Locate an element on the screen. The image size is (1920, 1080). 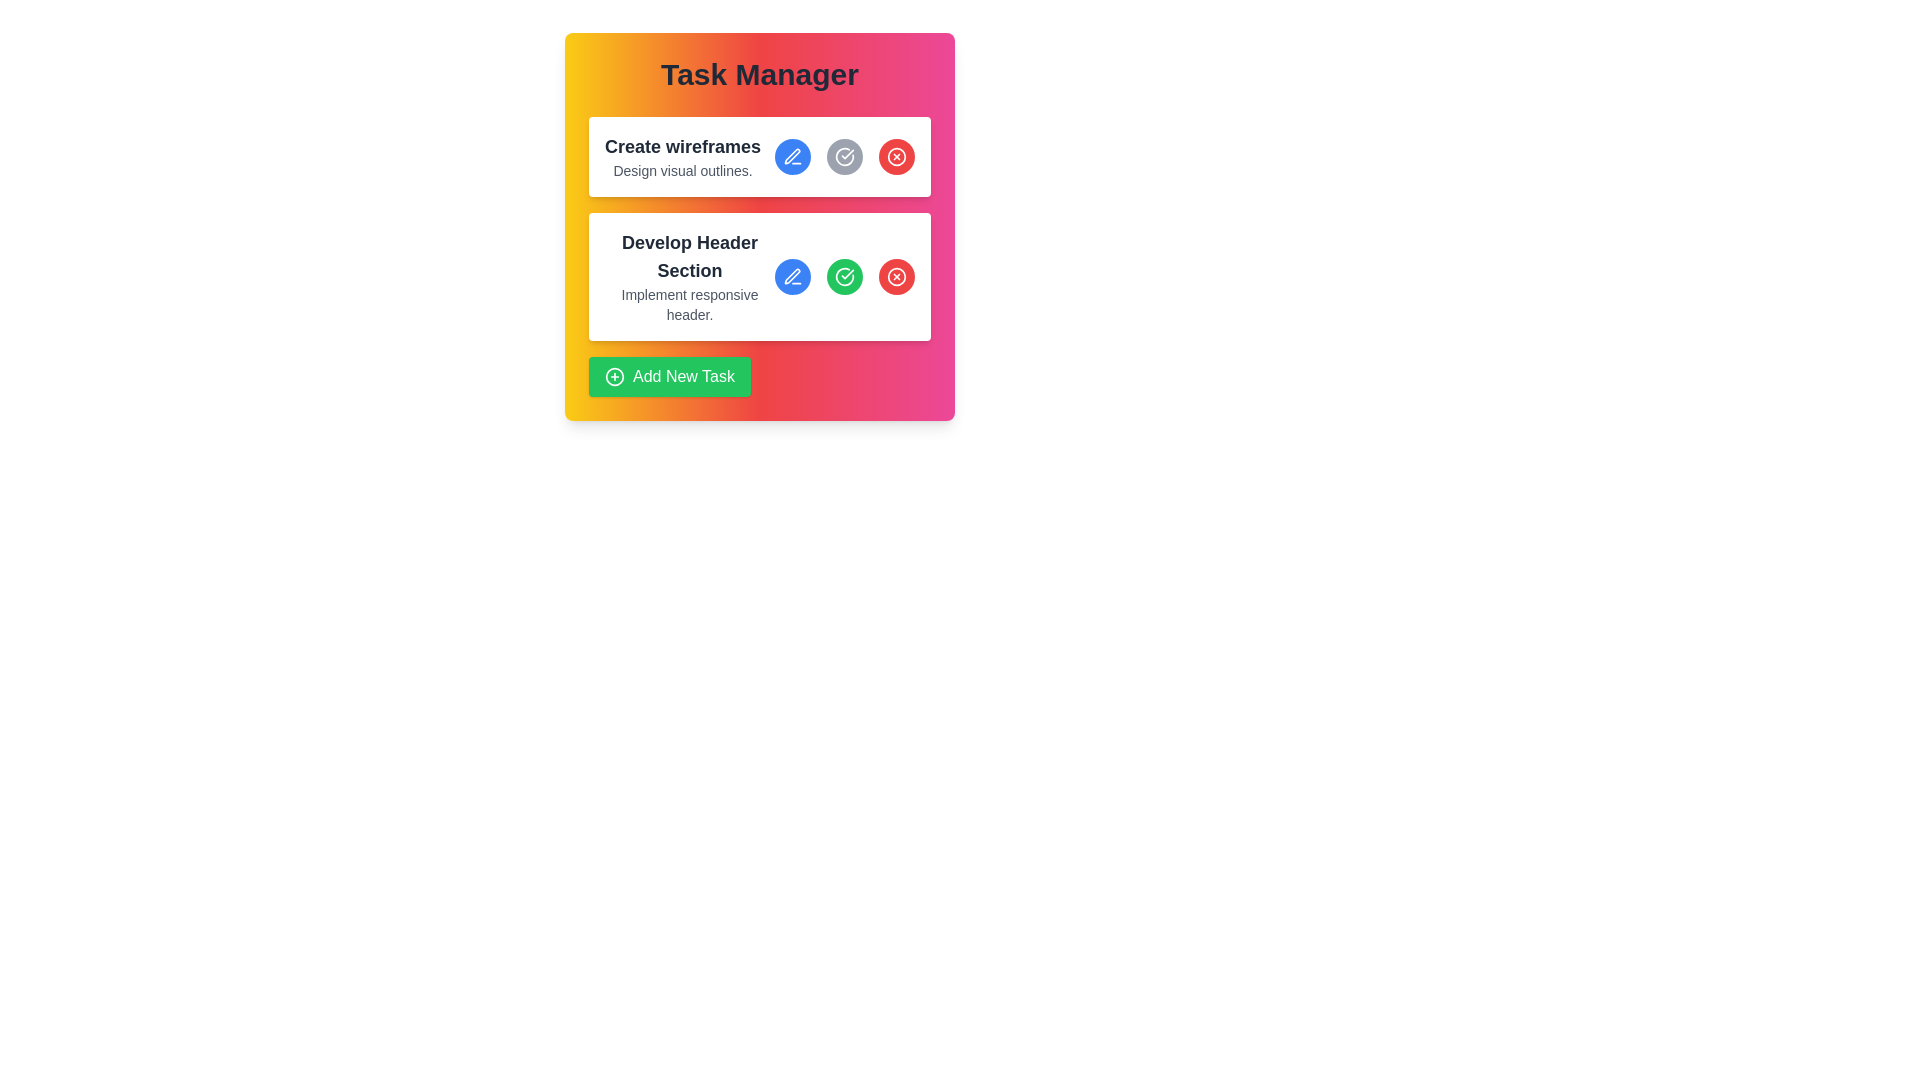
the first button in the row to the right of the 'Create wireframes' task description is located at coordinates (791, 156).